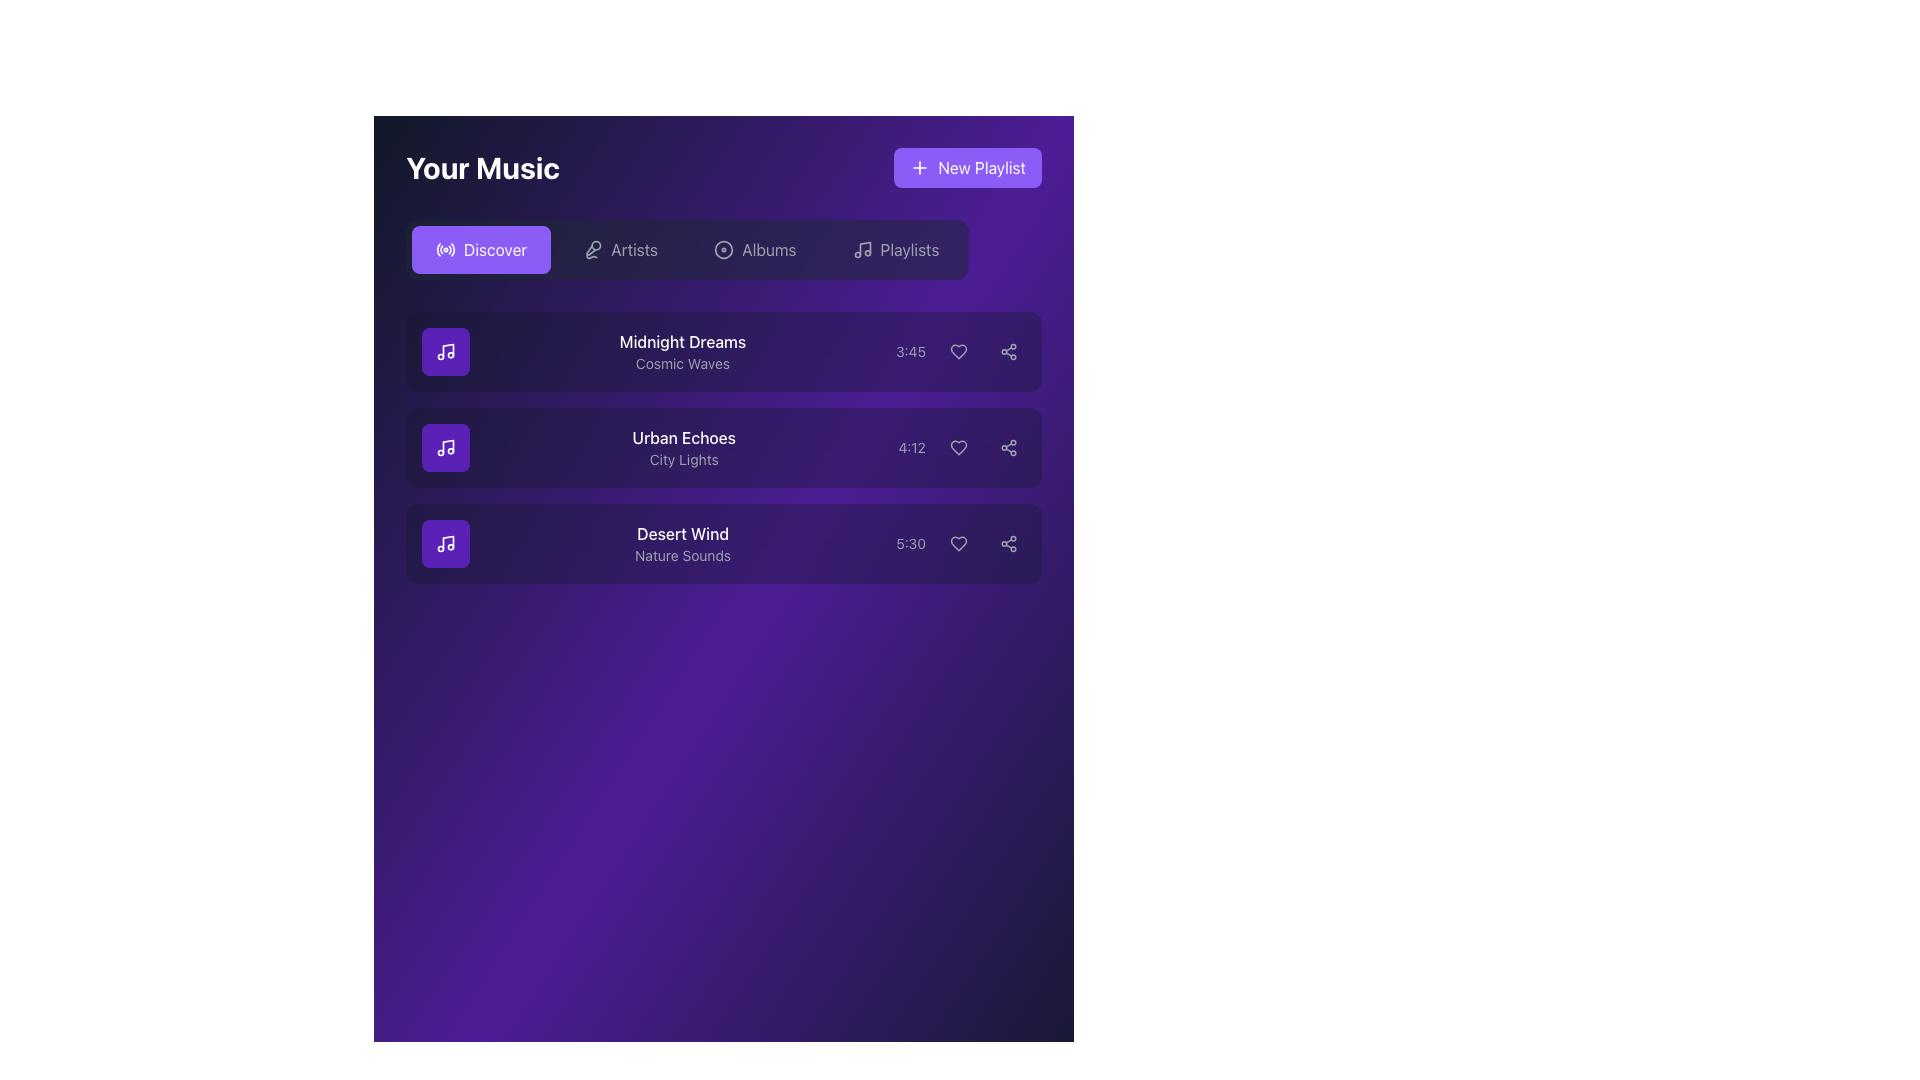 Image resolution: width=1920 pixels, height=1080 pixels. I want to click on the music icon represented as a musical note inside a square with rounded corners, styled with a white outline and purple background, located in the third row of the music list titled 'Desert Wind', so click(445, 543).